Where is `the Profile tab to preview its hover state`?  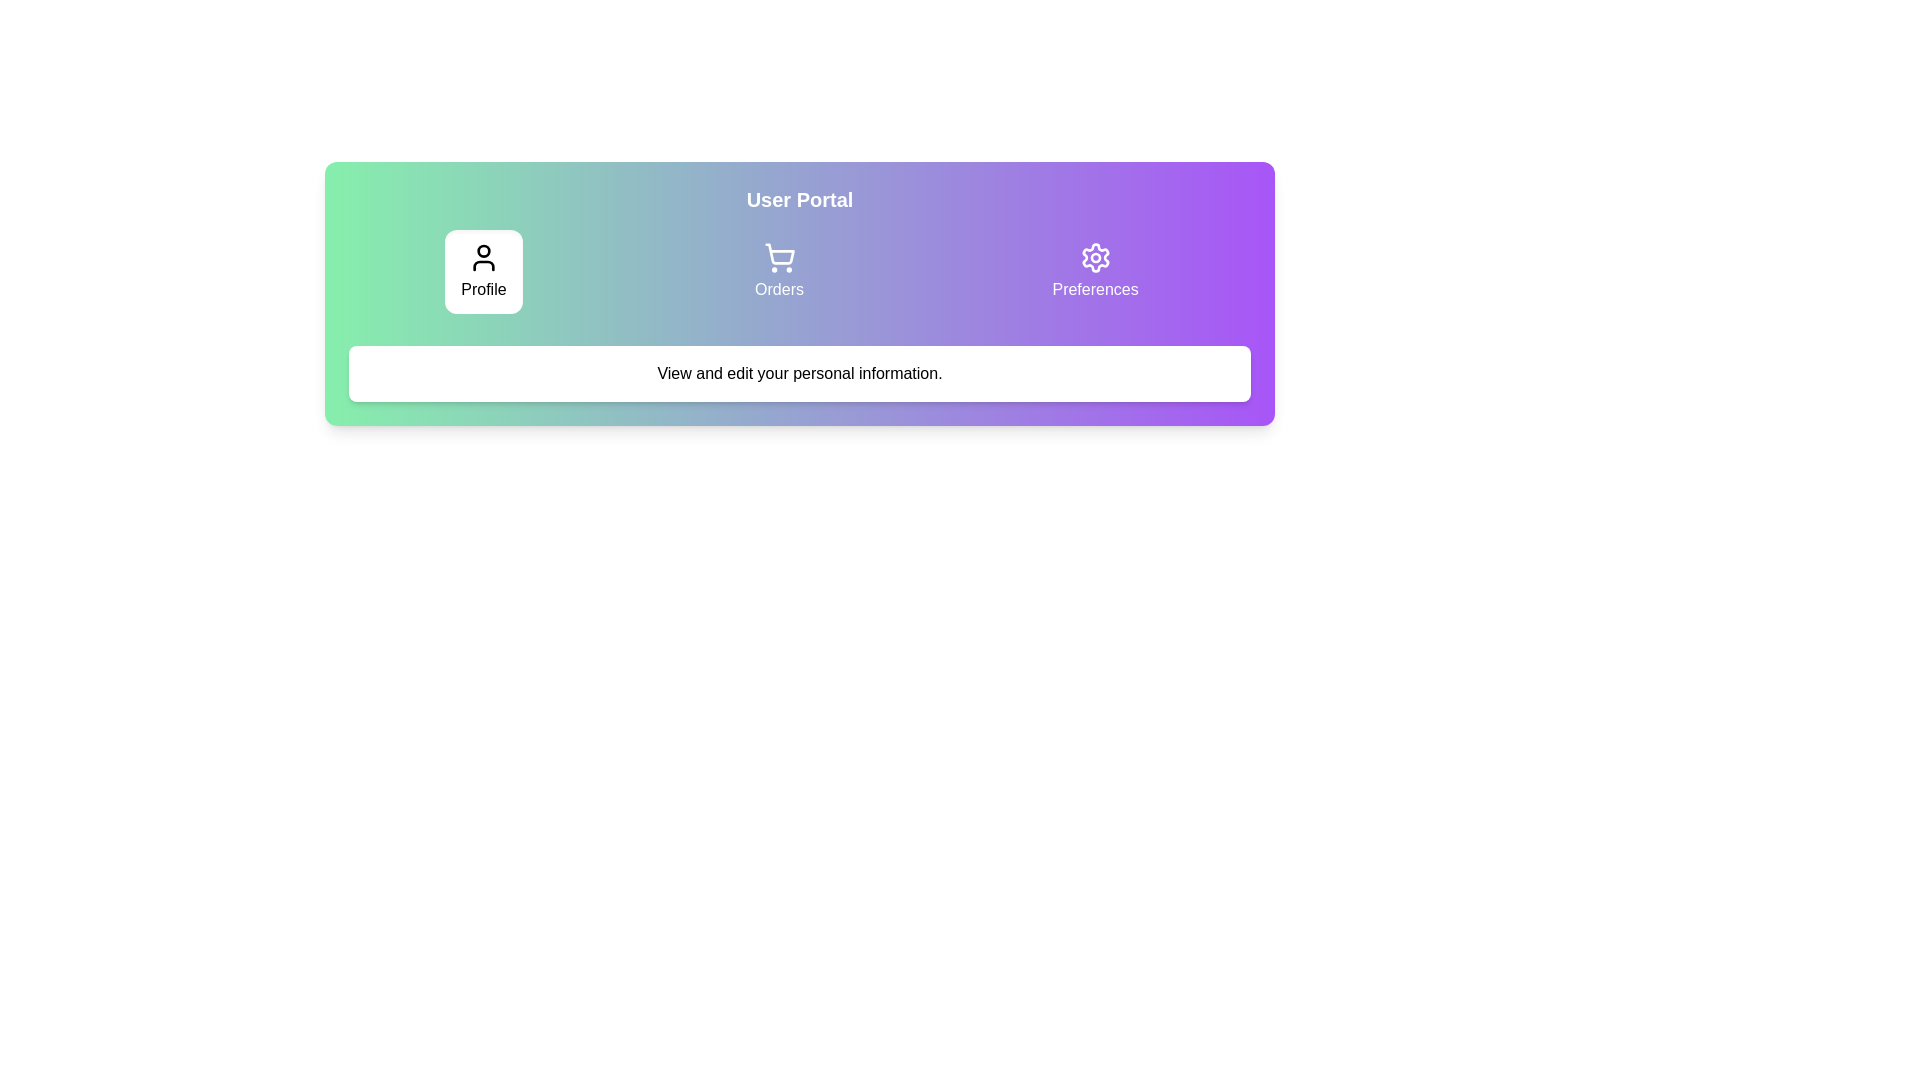 the Profile tab to preview its hover state is located at coordinates (483, 272).